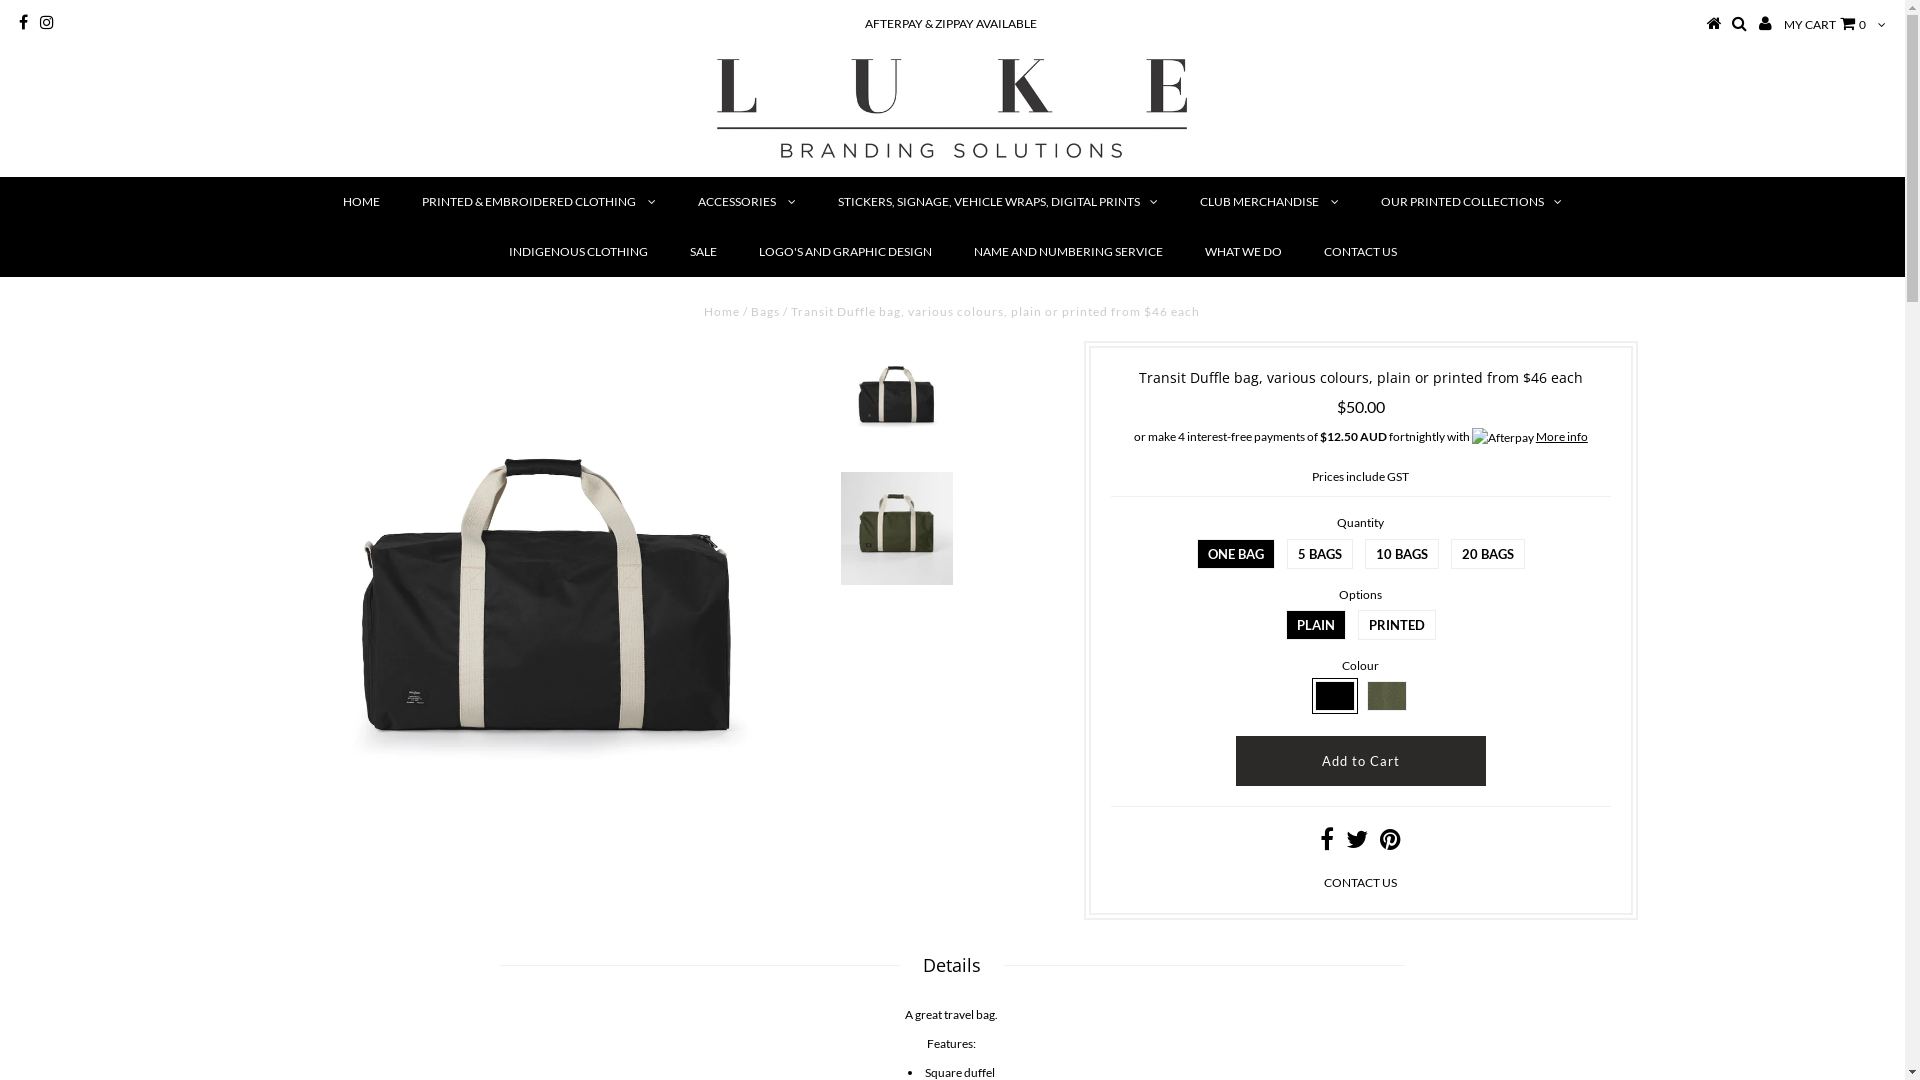  Describe the element at coordinates (1235, 760) in the screenshot. I see `'Add to Cart'` at that location.